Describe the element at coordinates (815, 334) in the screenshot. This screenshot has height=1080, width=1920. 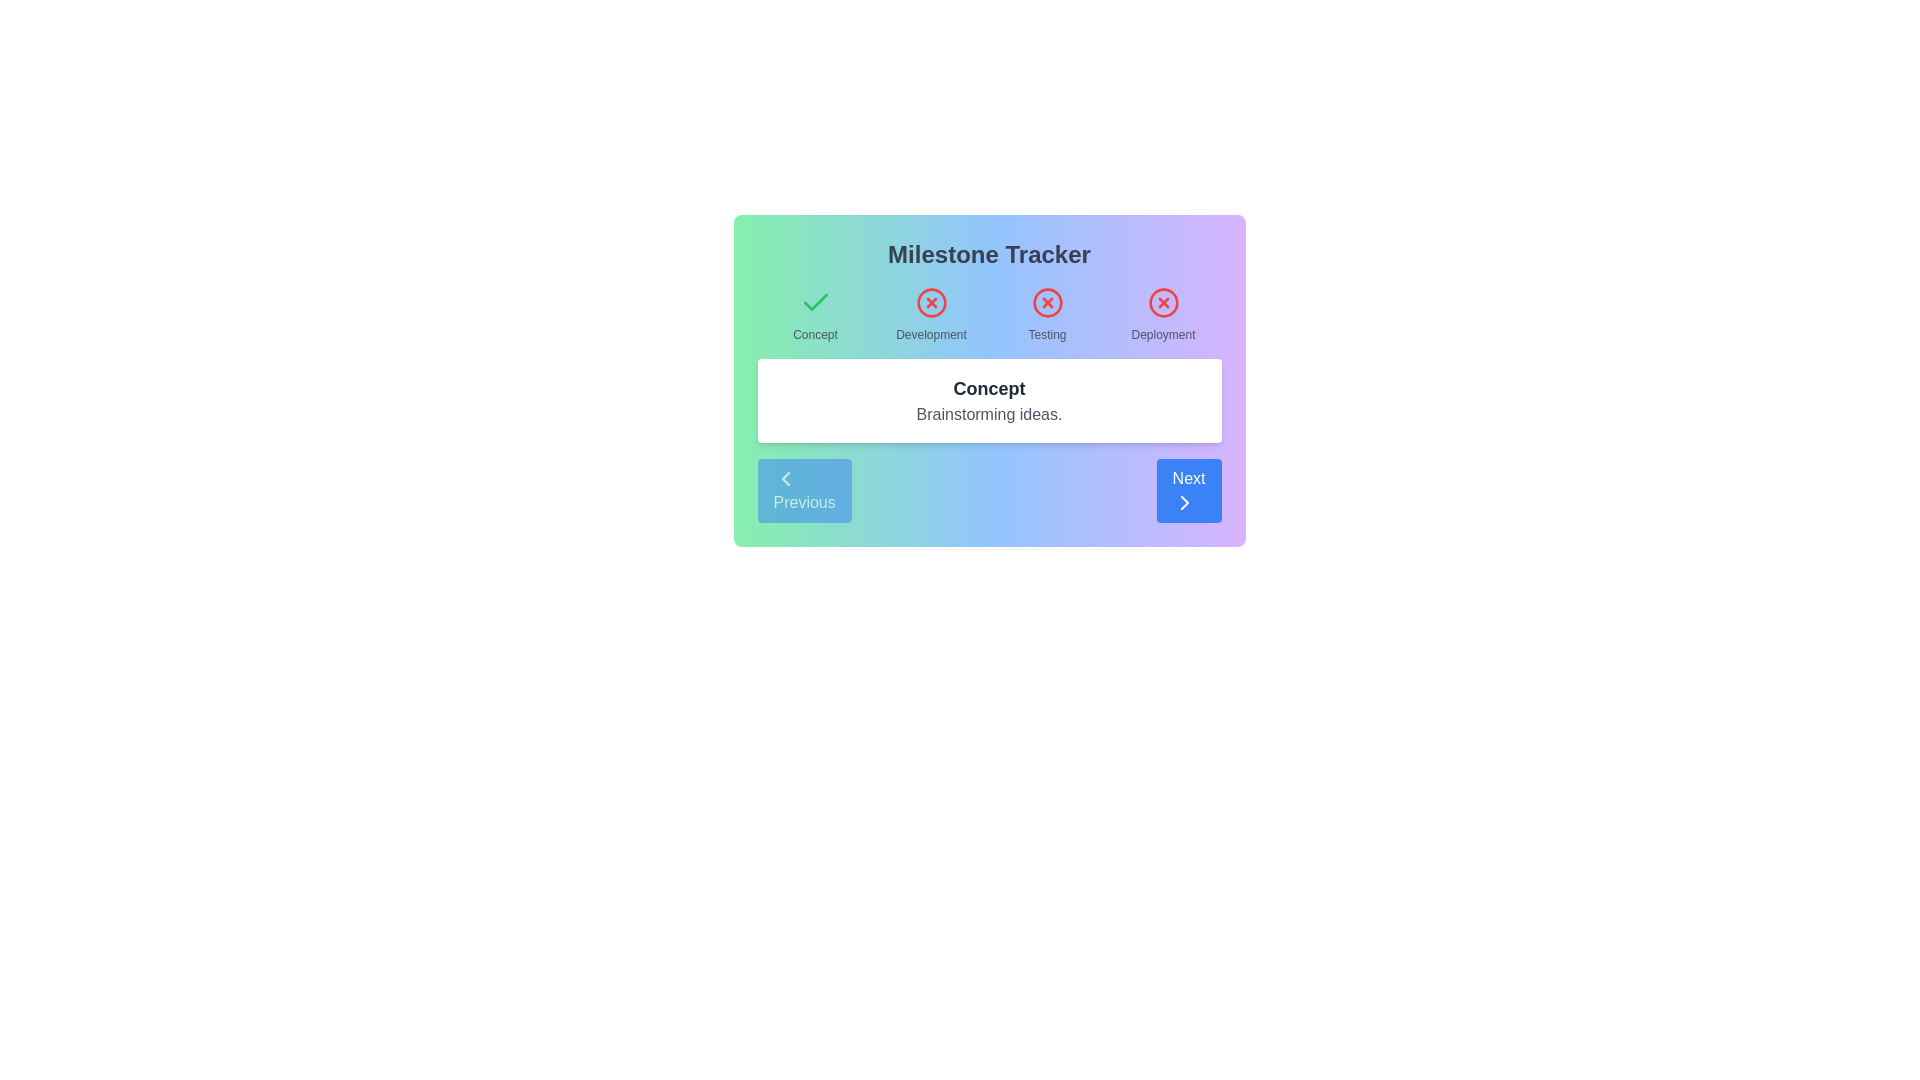
I see `text content of the label indicating the completed milestone phase as 'Concept', located under the green checkmark icon in the milestone tracker interface` at that location.